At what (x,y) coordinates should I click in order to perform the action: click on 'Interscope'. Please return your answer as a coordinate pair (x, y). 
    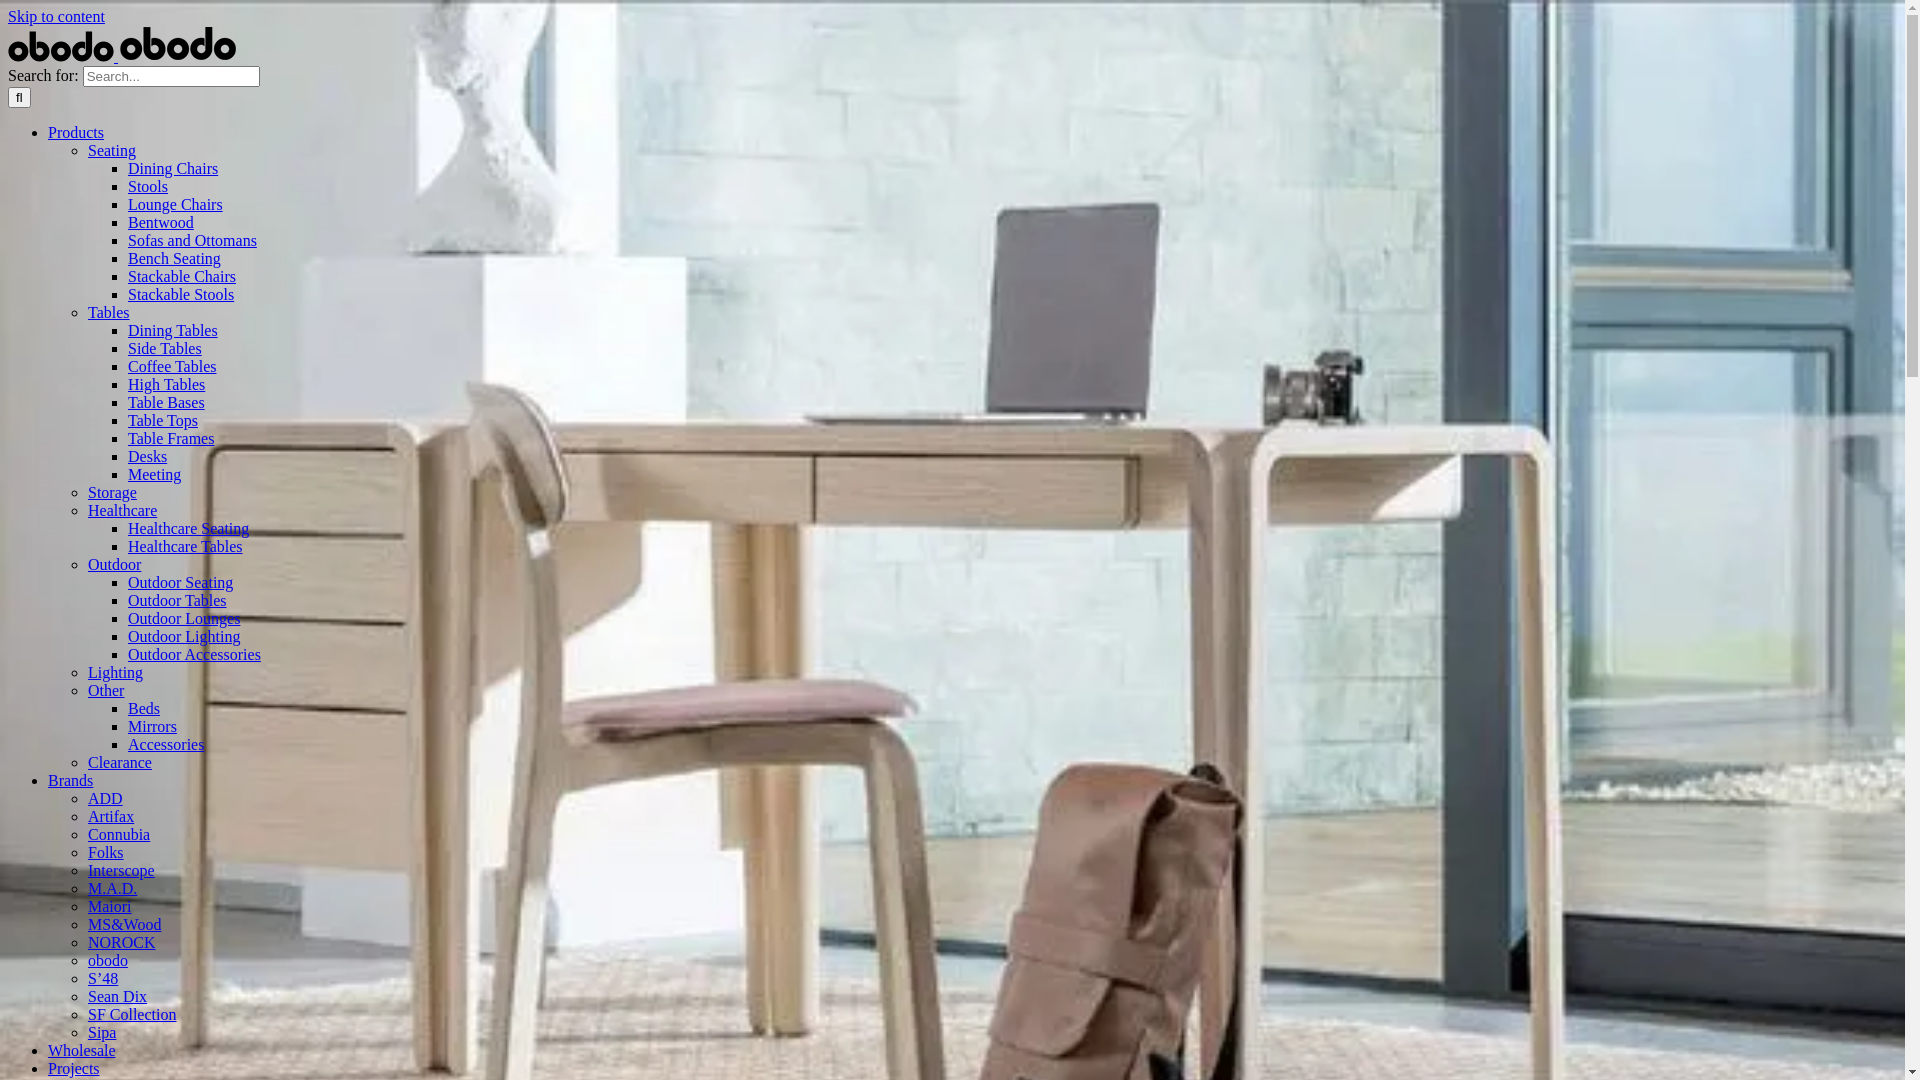
    Looking at the image, I should click on (86, 869).